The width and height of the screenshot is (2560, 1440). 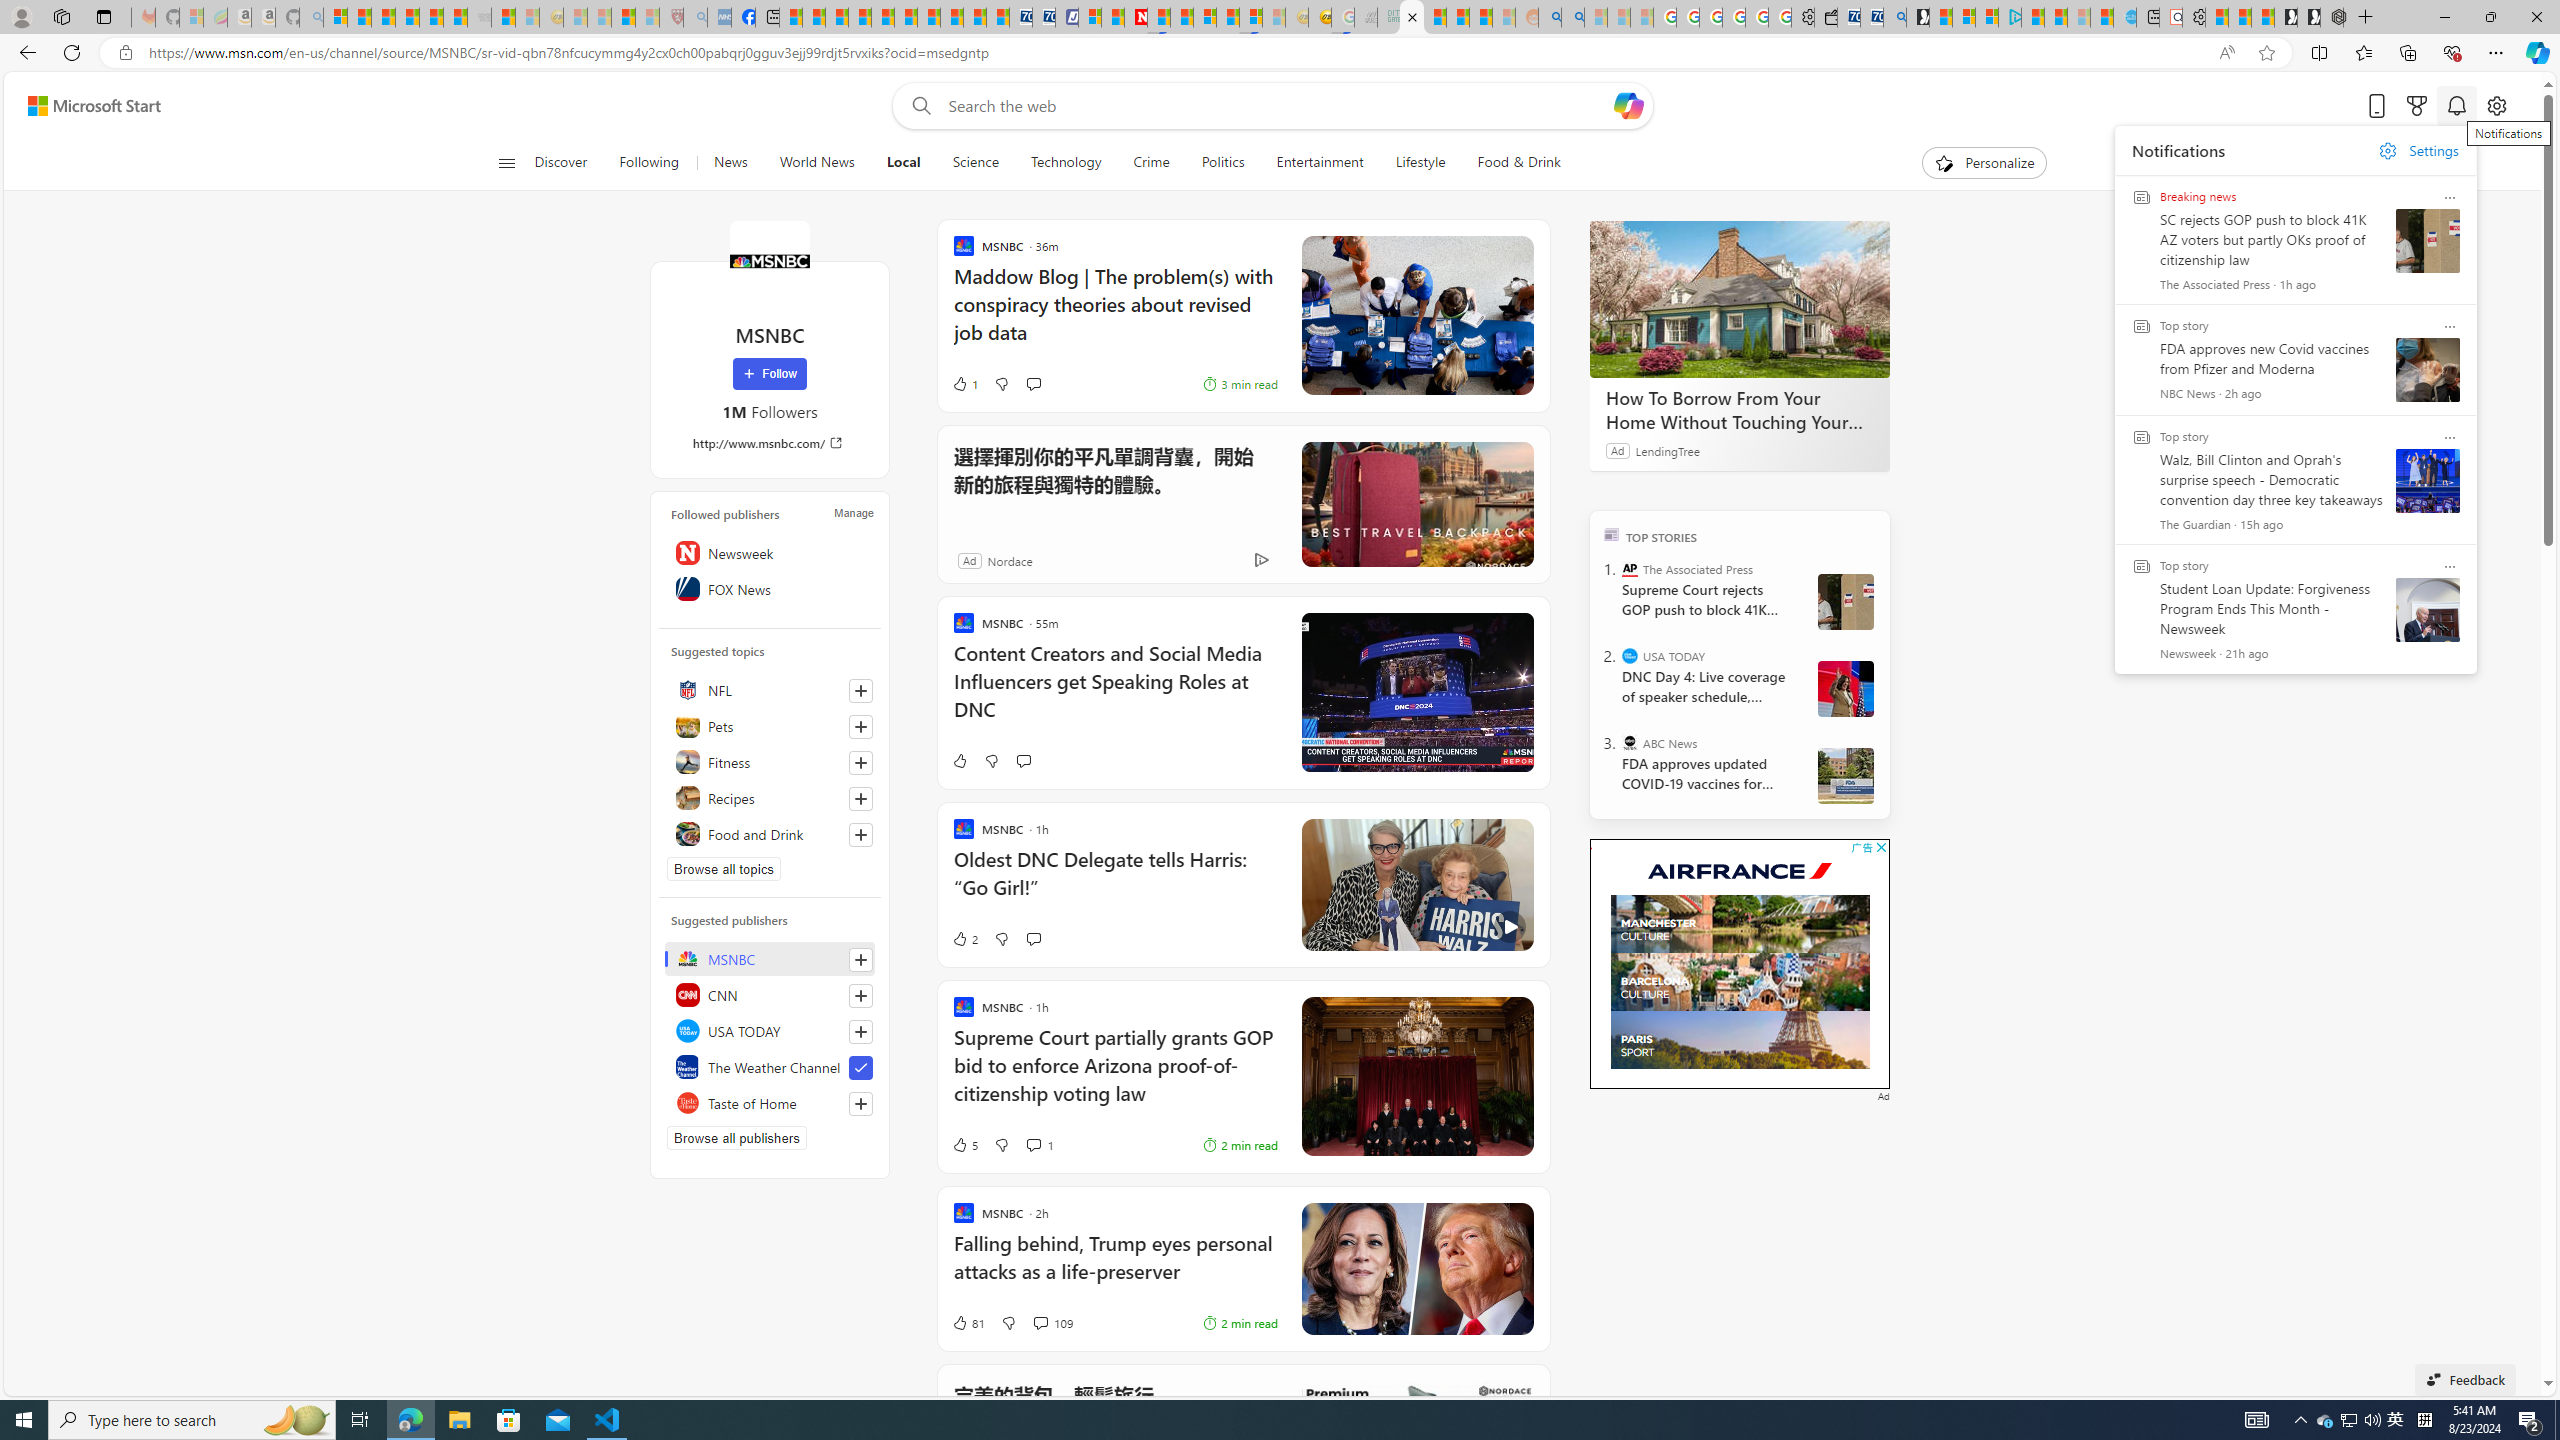 What do you see at coordinates (2123, 16) in the screenshot?
I see `'Home | Sky Blue Bikes - Sky Blue Bikes'` at bounding box center [2123, 16].